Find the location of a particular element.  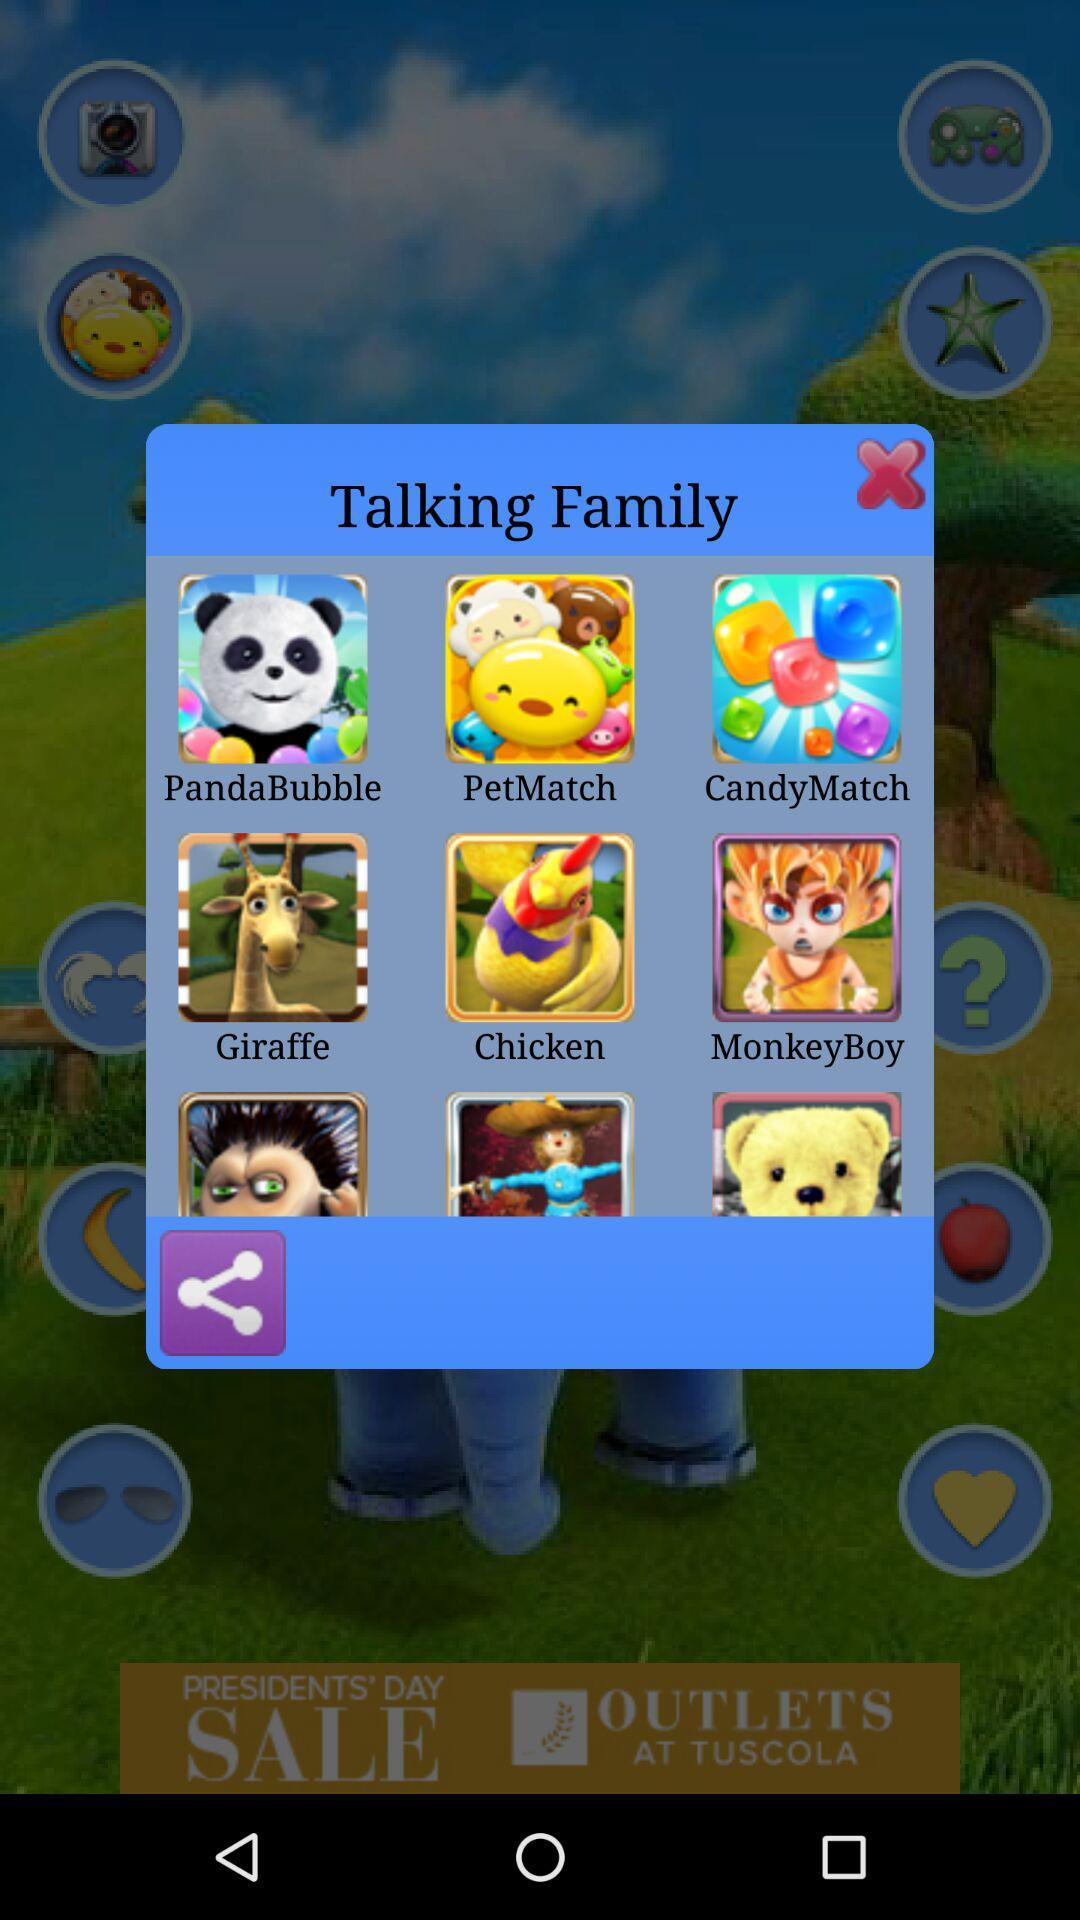

window is located at coordinates (890, 472).